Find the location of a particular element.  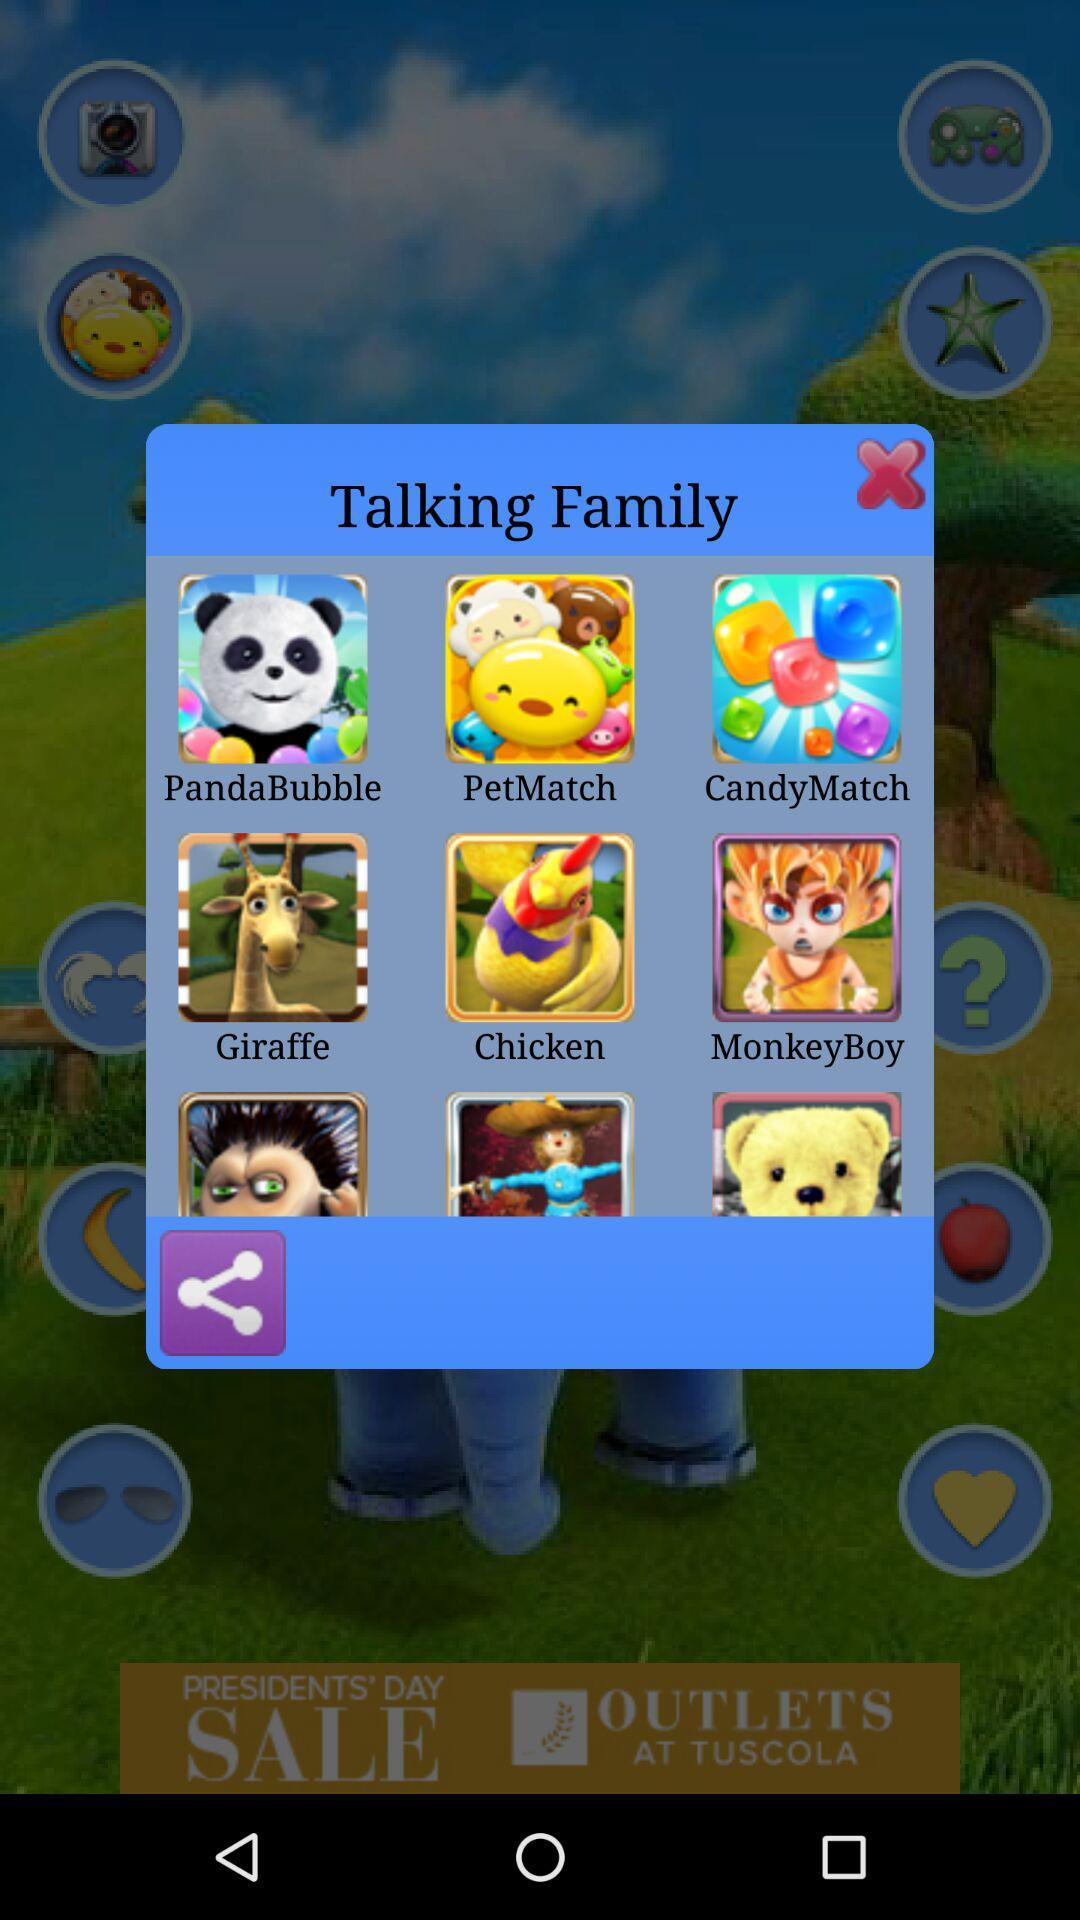

window is located at coordinates (890, 472).